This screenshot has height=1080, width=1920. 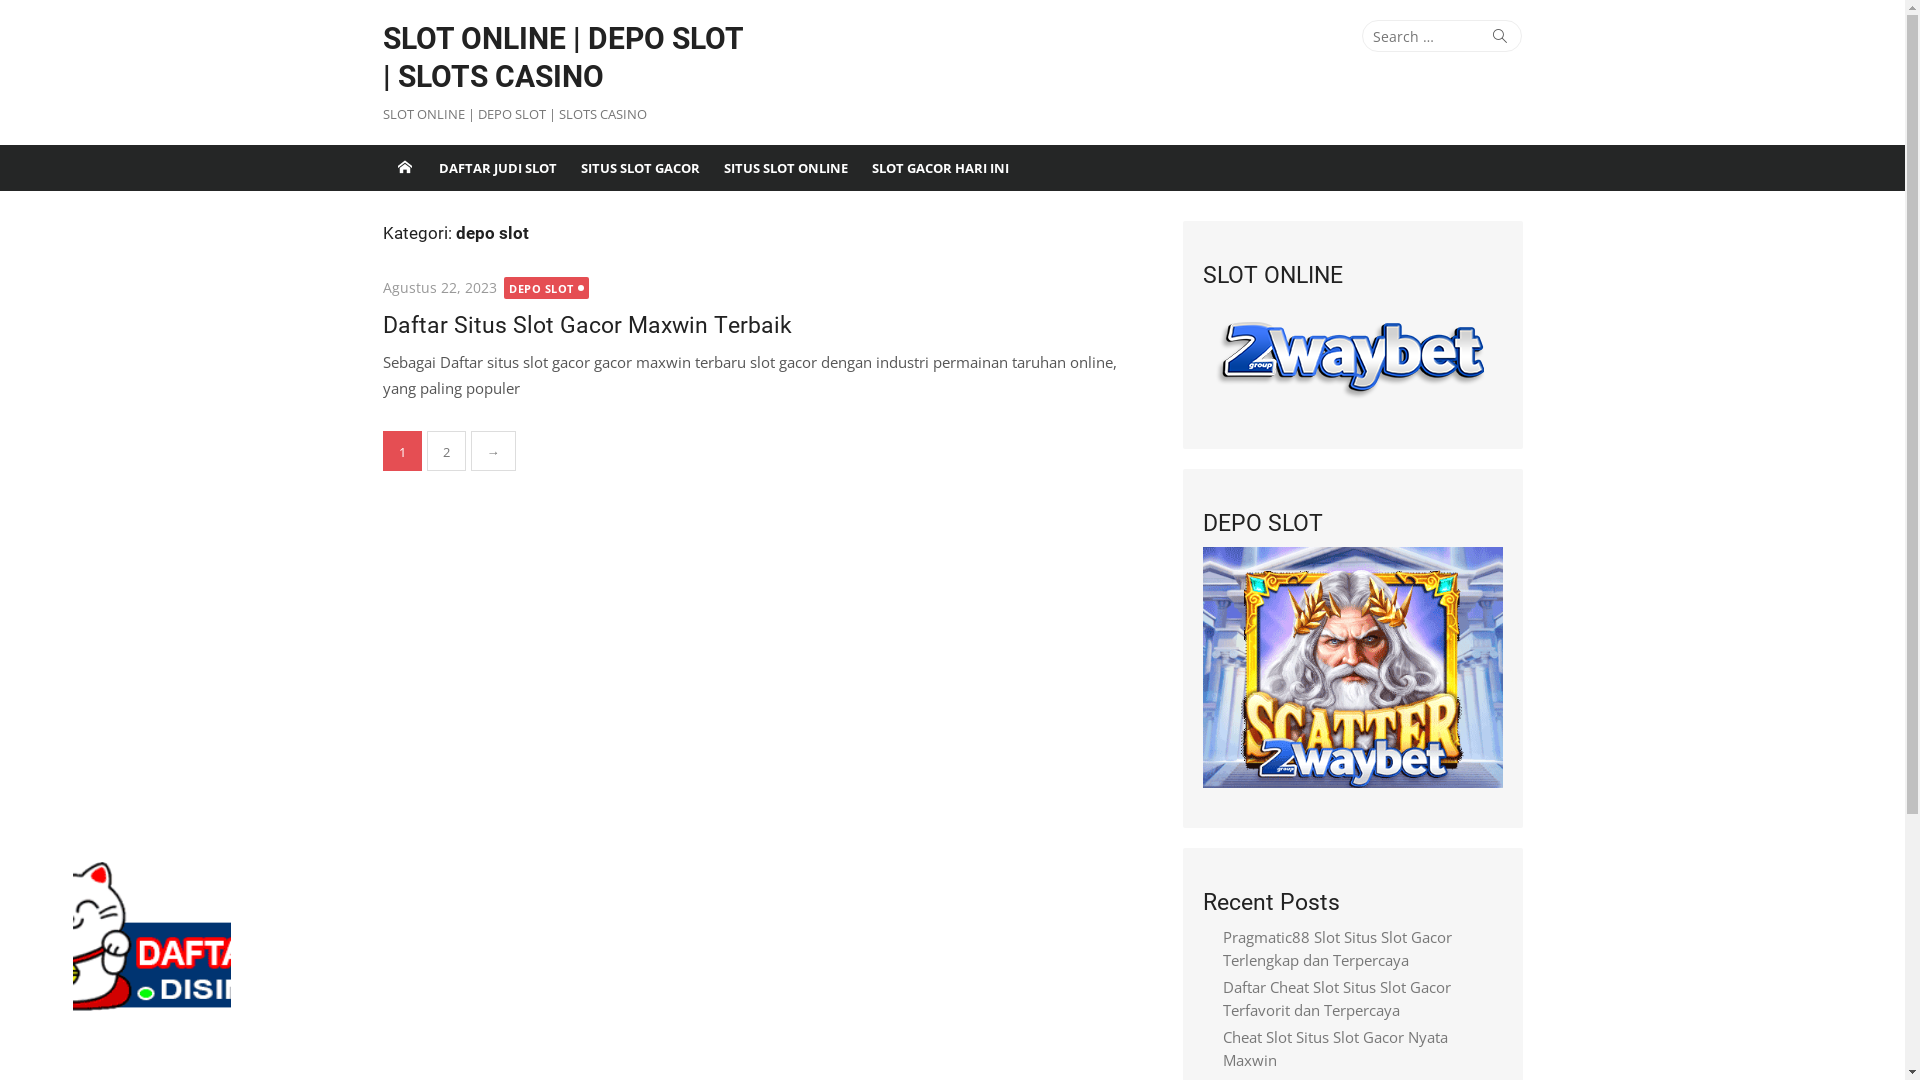 What do you see at coordinates (1499, 35) in the screenshot?
I see `'Search'` at bounding box center [1499, 35].